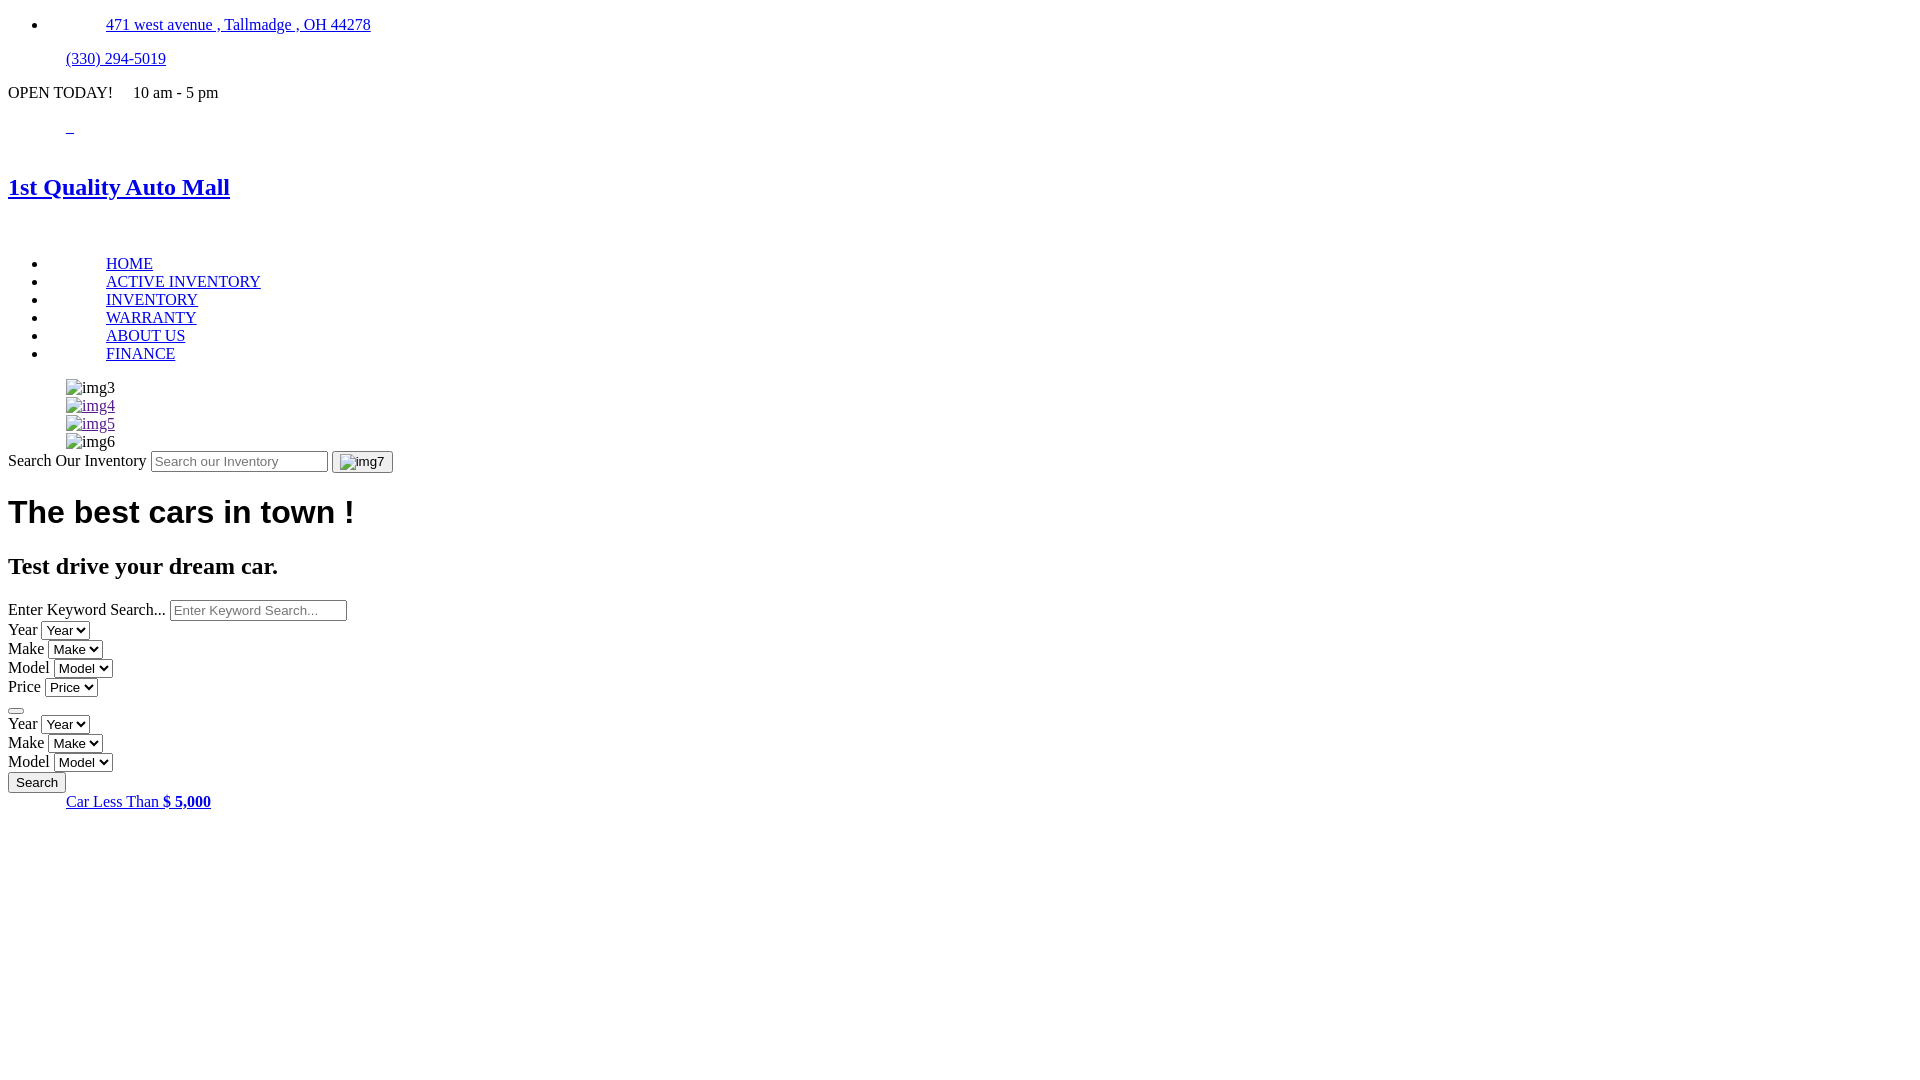  What do you see at coordinates (144, 334) in the screenshot?
I see `'ABOUT US'` at bounding box center [144, 334].